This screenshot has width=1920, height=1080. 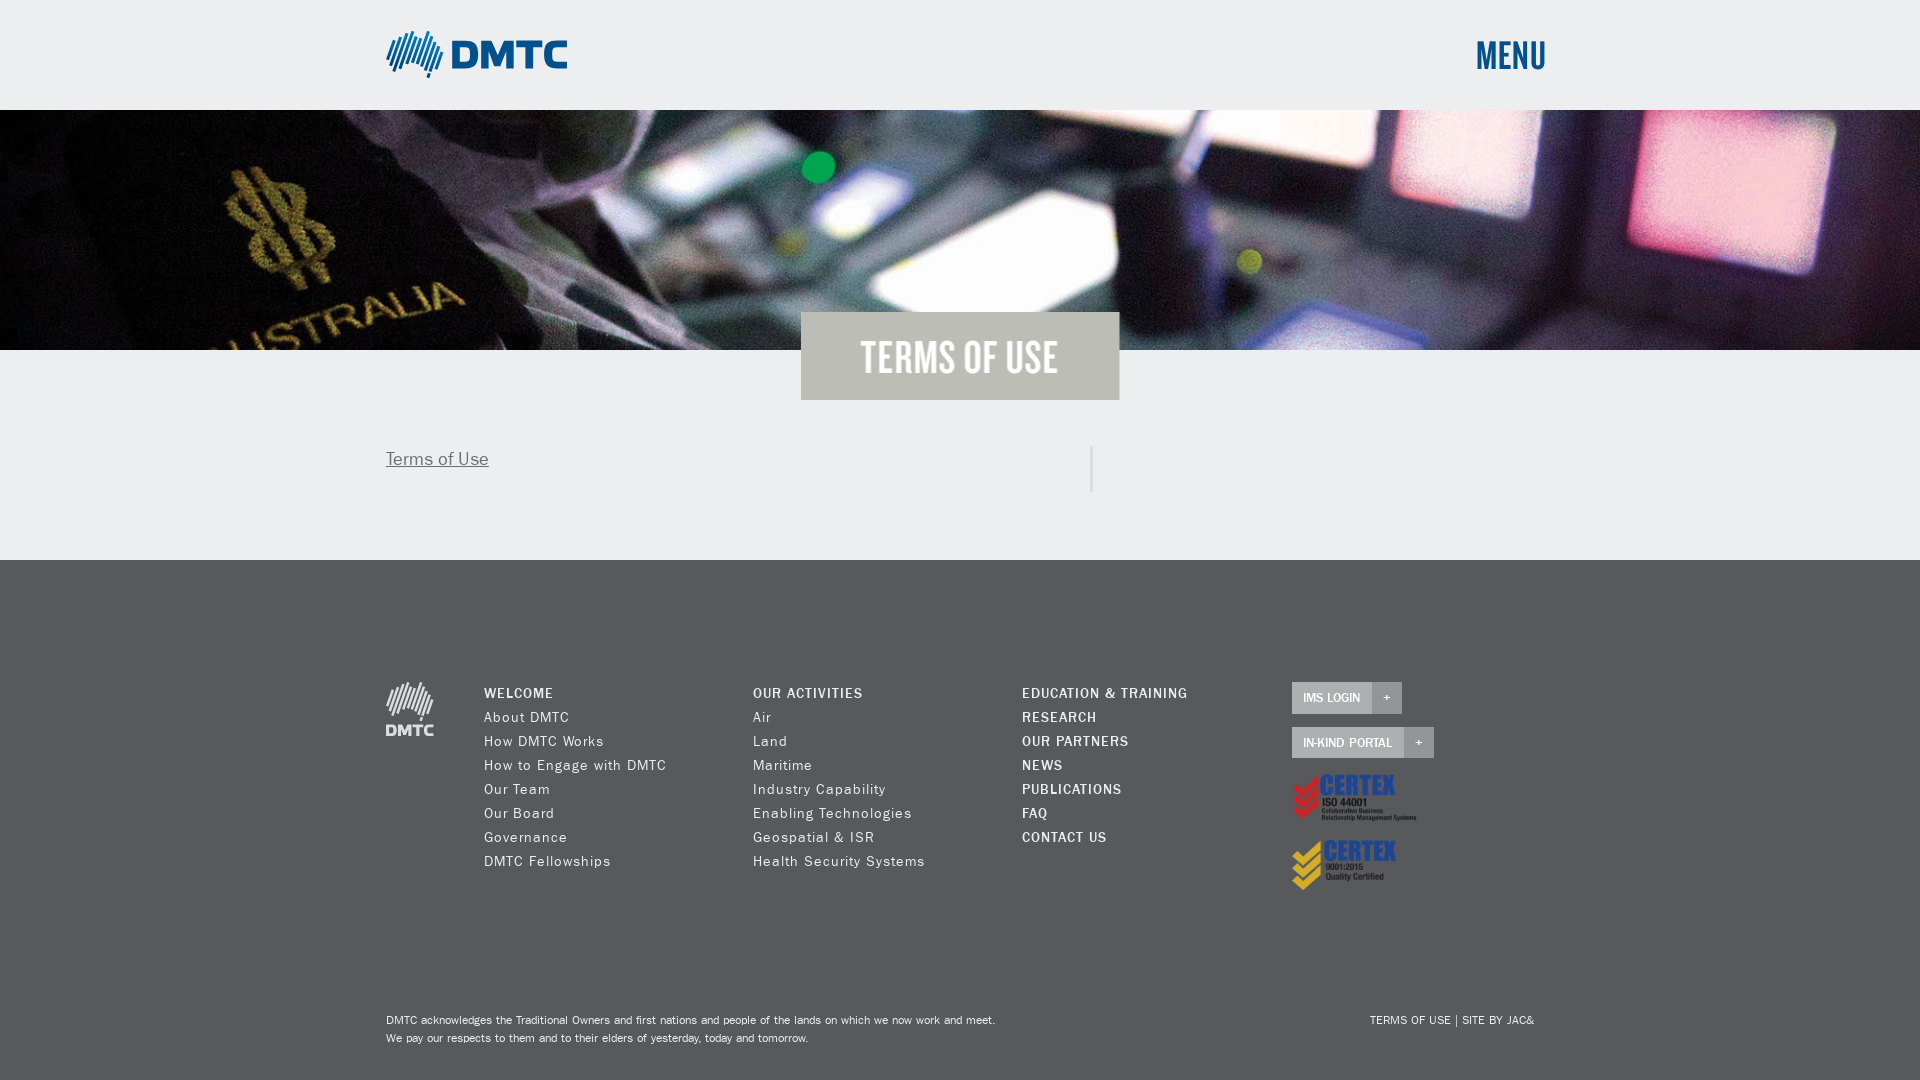 What do you see at coordinates (574, 765) in the screenshot?
I see `'How to Engage with DMTC'` at bounding box center [574, 765].